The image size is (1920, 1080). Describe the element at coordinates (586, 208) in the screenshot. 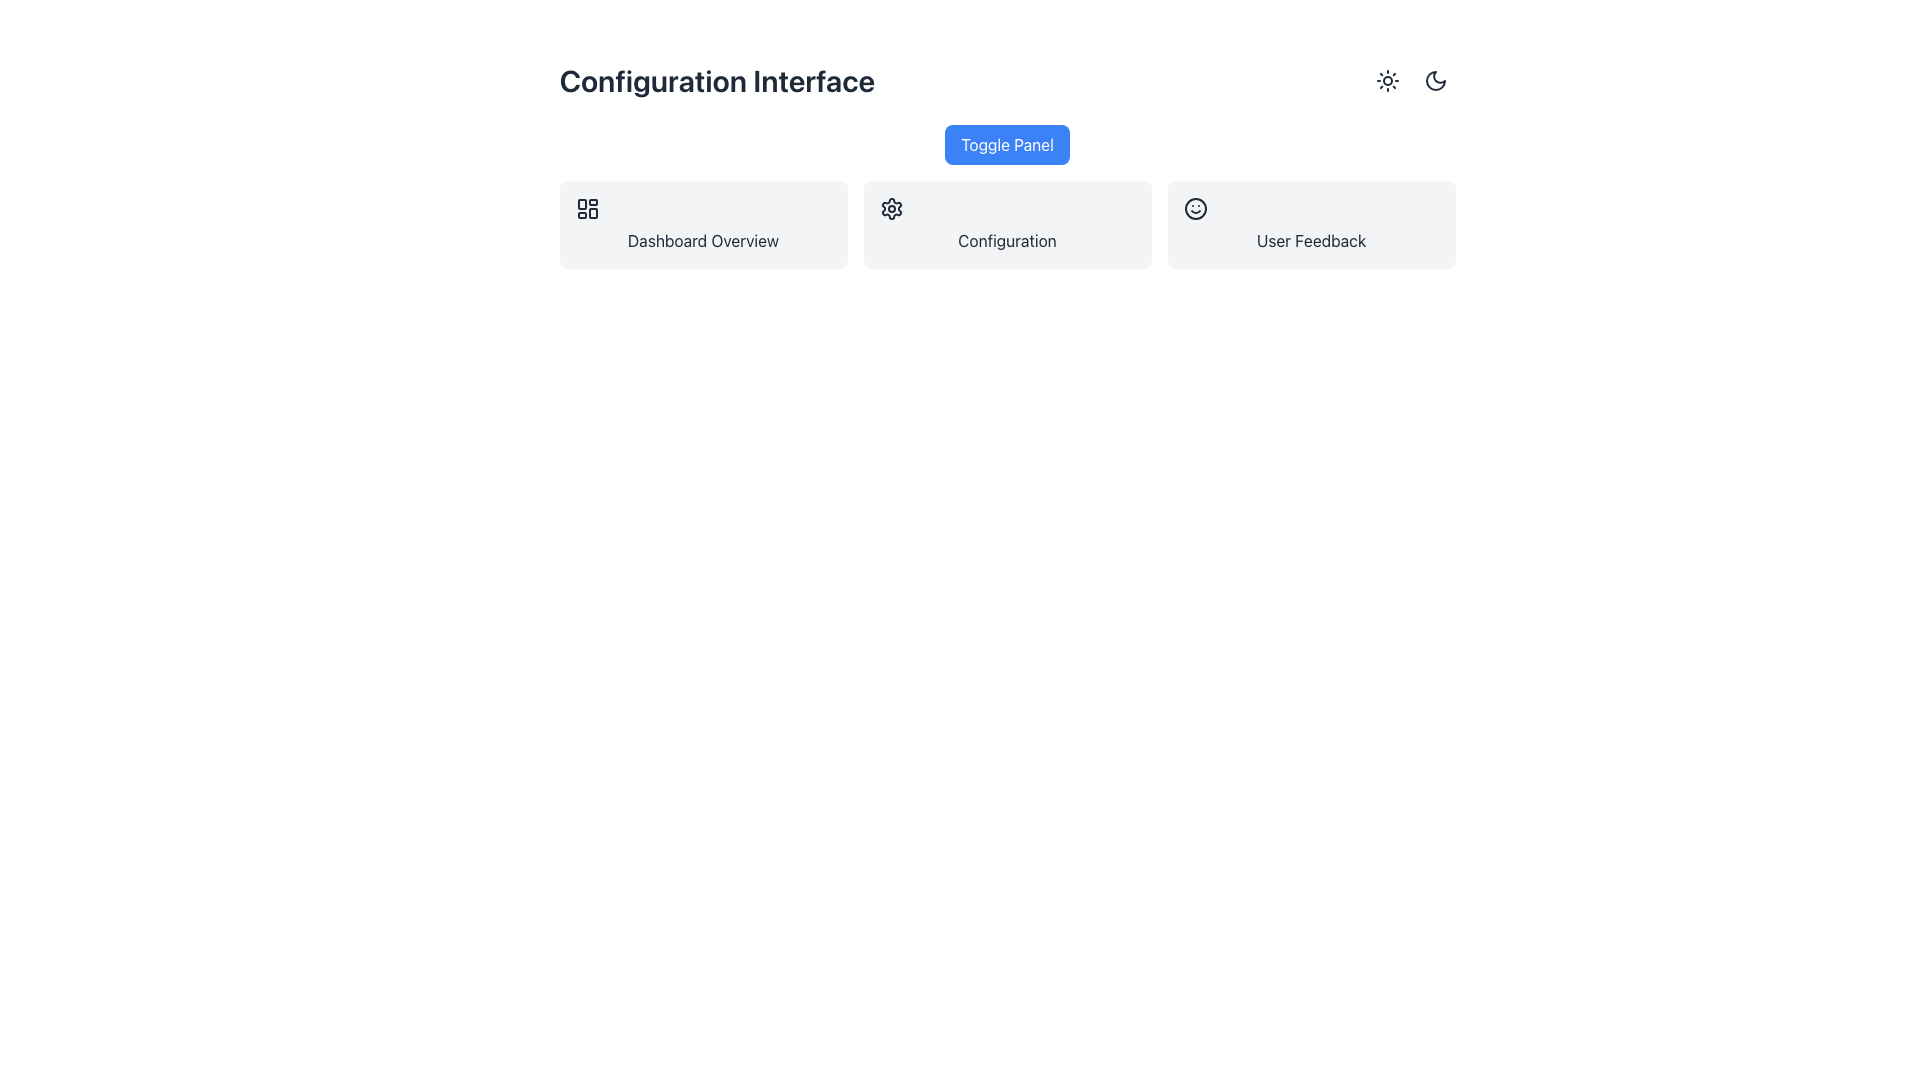

I see `the square dashboard icon located in the top-left corner of the 'Dashboard Overview' card, positioned before the text label 'Dashboard Overview'` at that location.